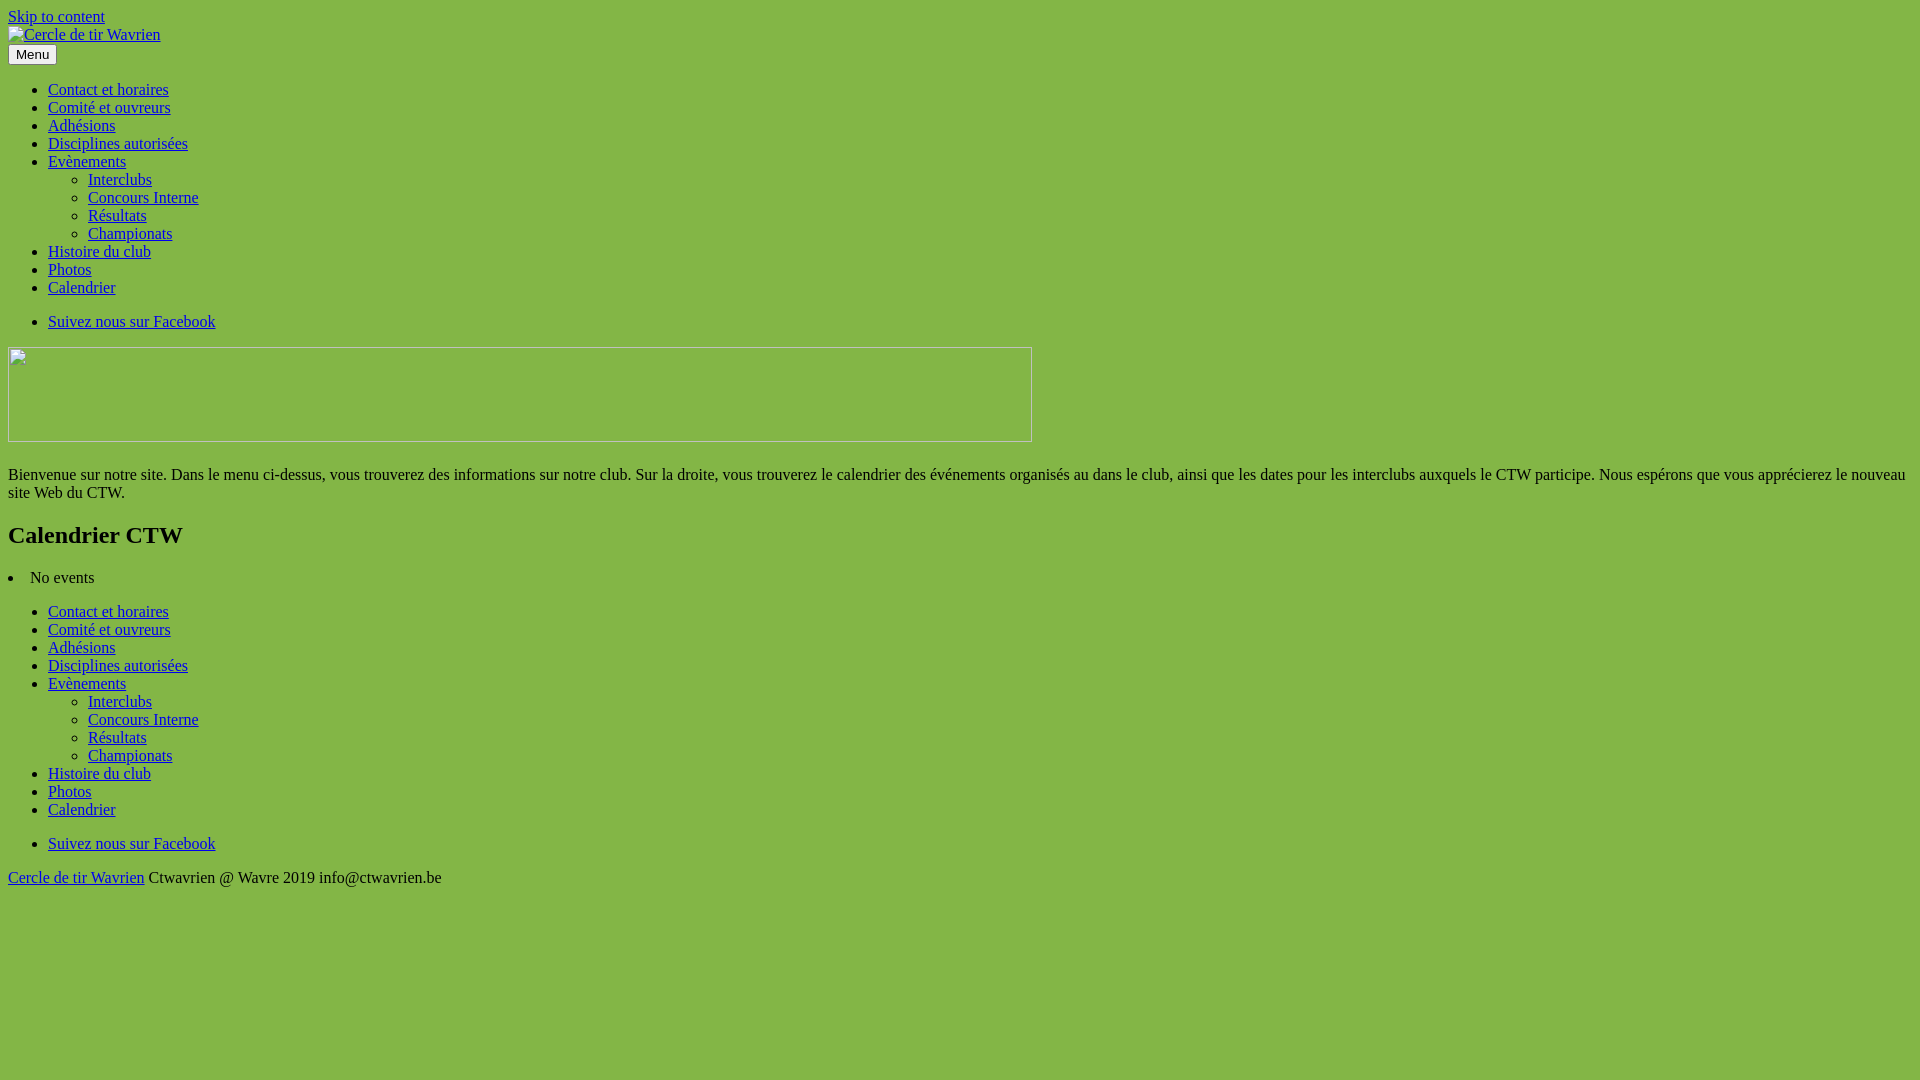 The height and width of the screenshot is (1080, 1920). Describe the element at coordinates (86, 755) in the screenshot. I see `'Championats'` at that location.